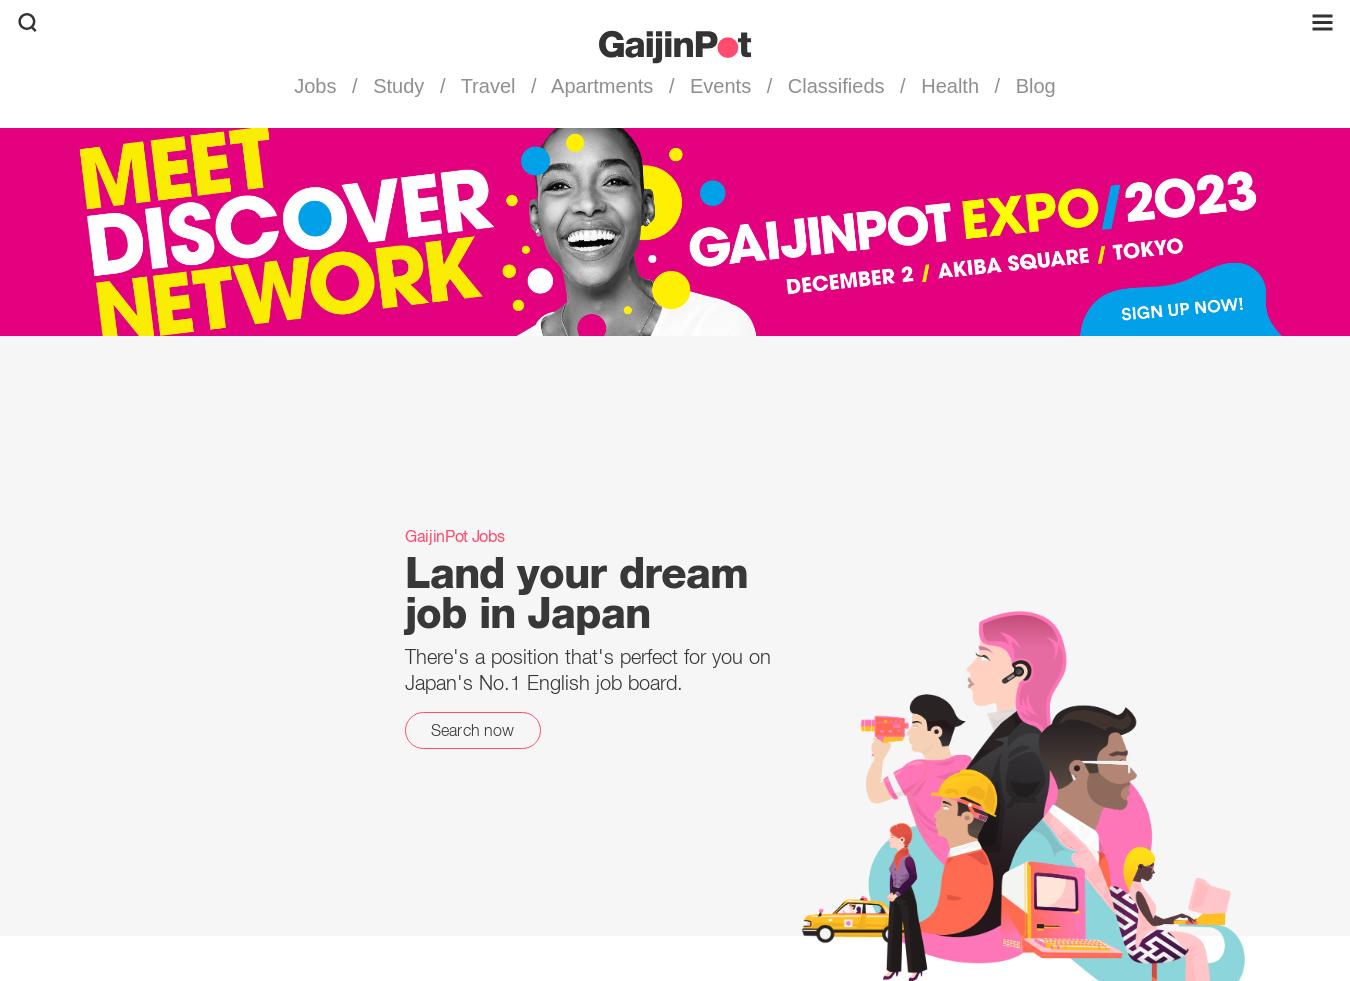 The height and width of the screenshot is (981, 1350). What do you see at coordinates (405, 668) in the screenshot?
I see `'There's a position that's perfect for you on Japan's No.1 English job board.'` at bounding box center [405, 668].